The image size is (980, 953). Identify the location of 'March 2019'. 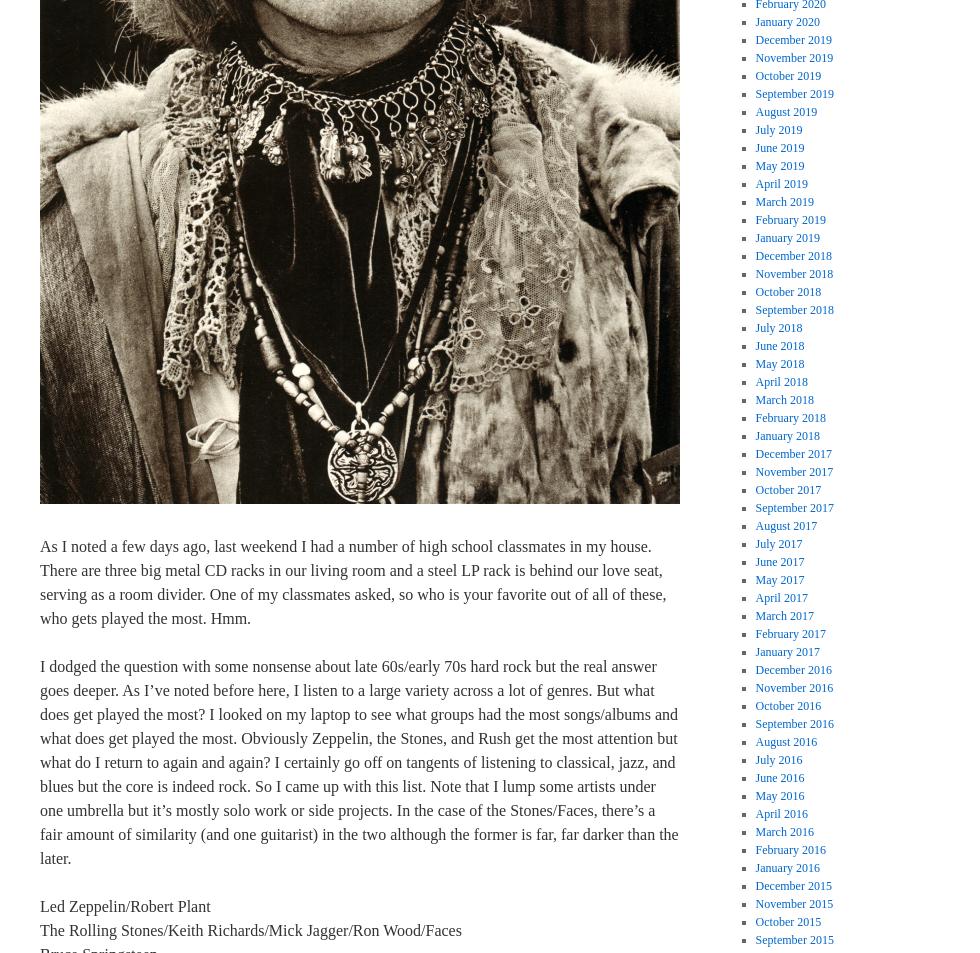
(784, 201).